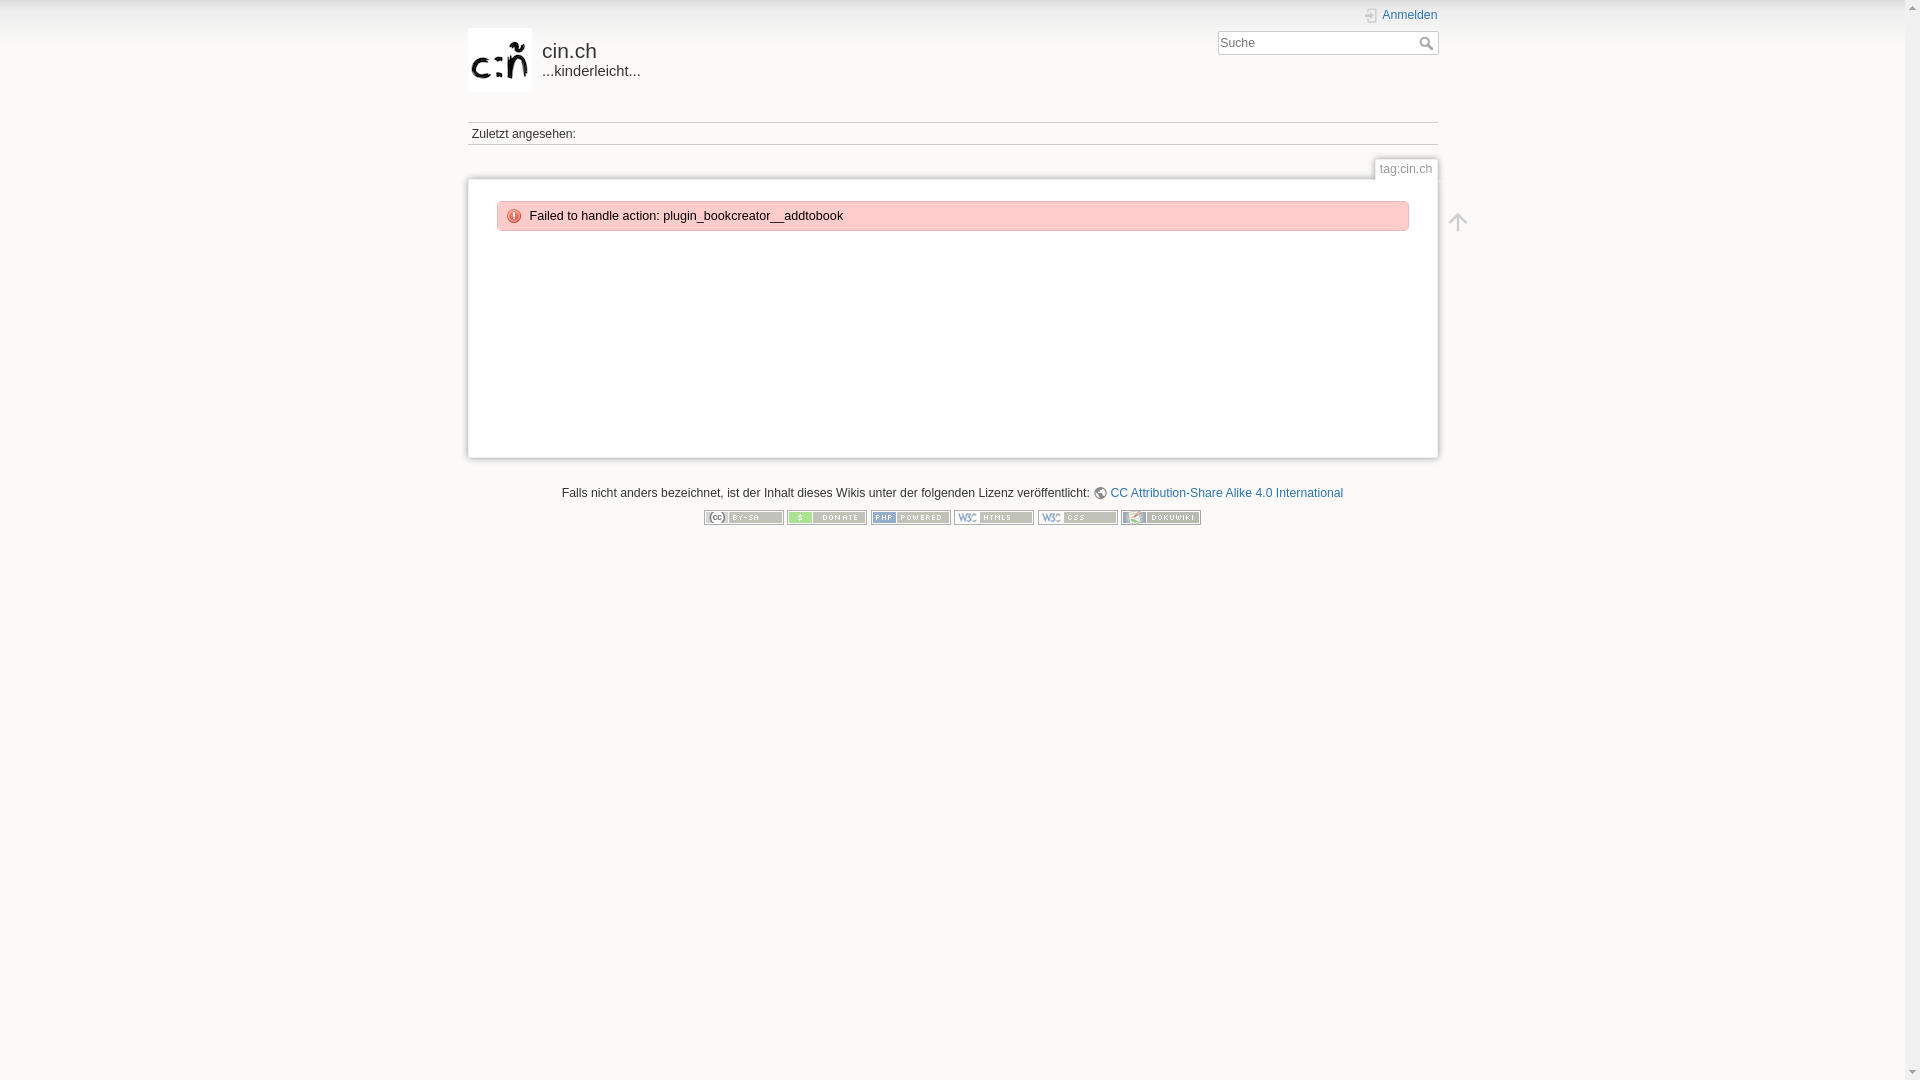 The image size is (1920, 1080). What do you see at coordinates (993, 515) in the screenshot?
I see `'Valid HTML5'` at bounding box center [993, 515].